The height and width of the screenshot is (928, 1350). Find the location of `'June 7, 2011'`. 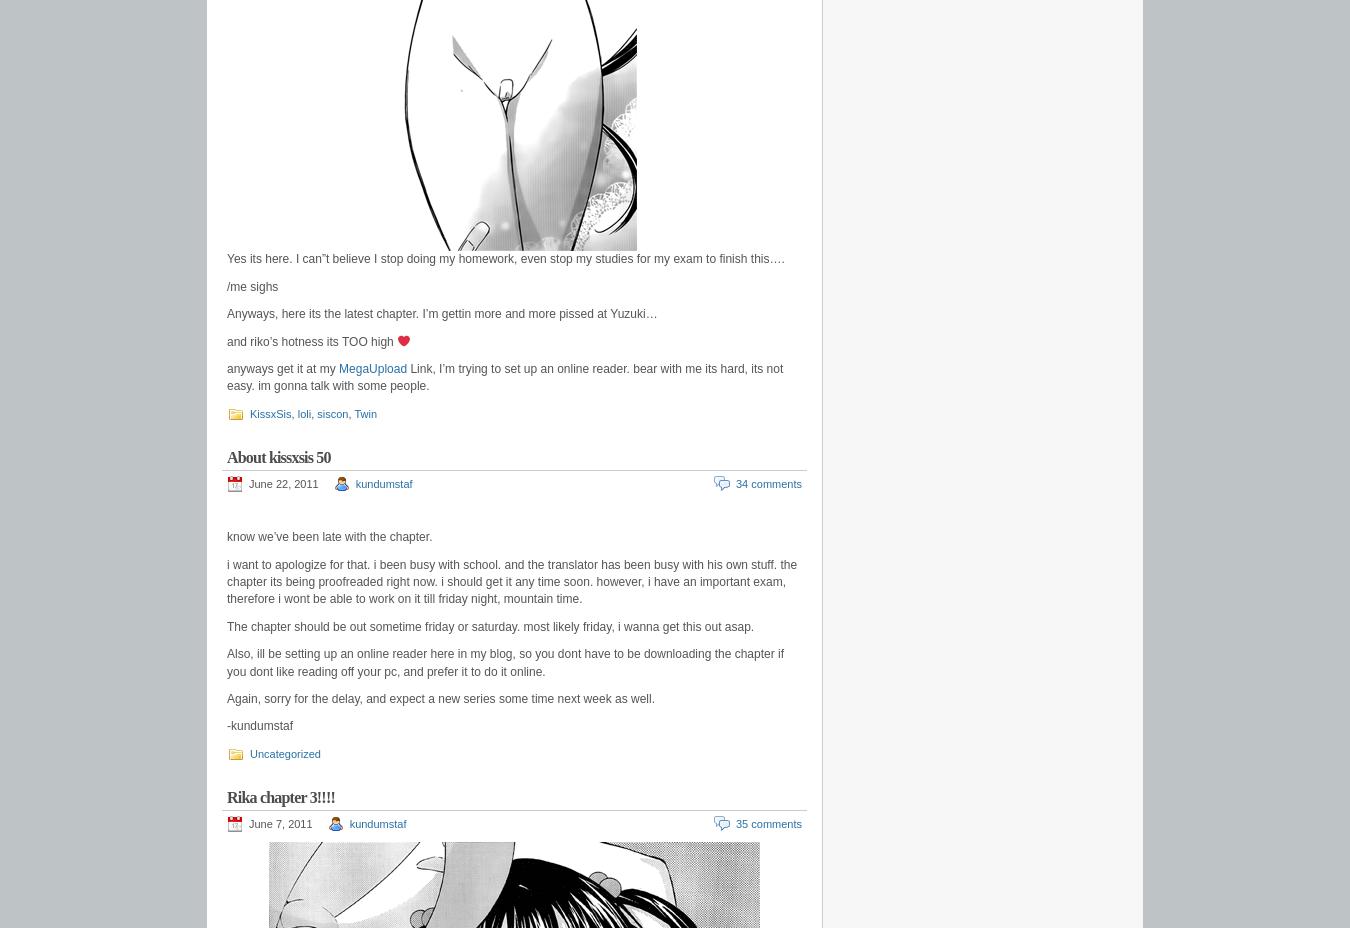

'June 7, 2011' is located at coordinates (279, 823).